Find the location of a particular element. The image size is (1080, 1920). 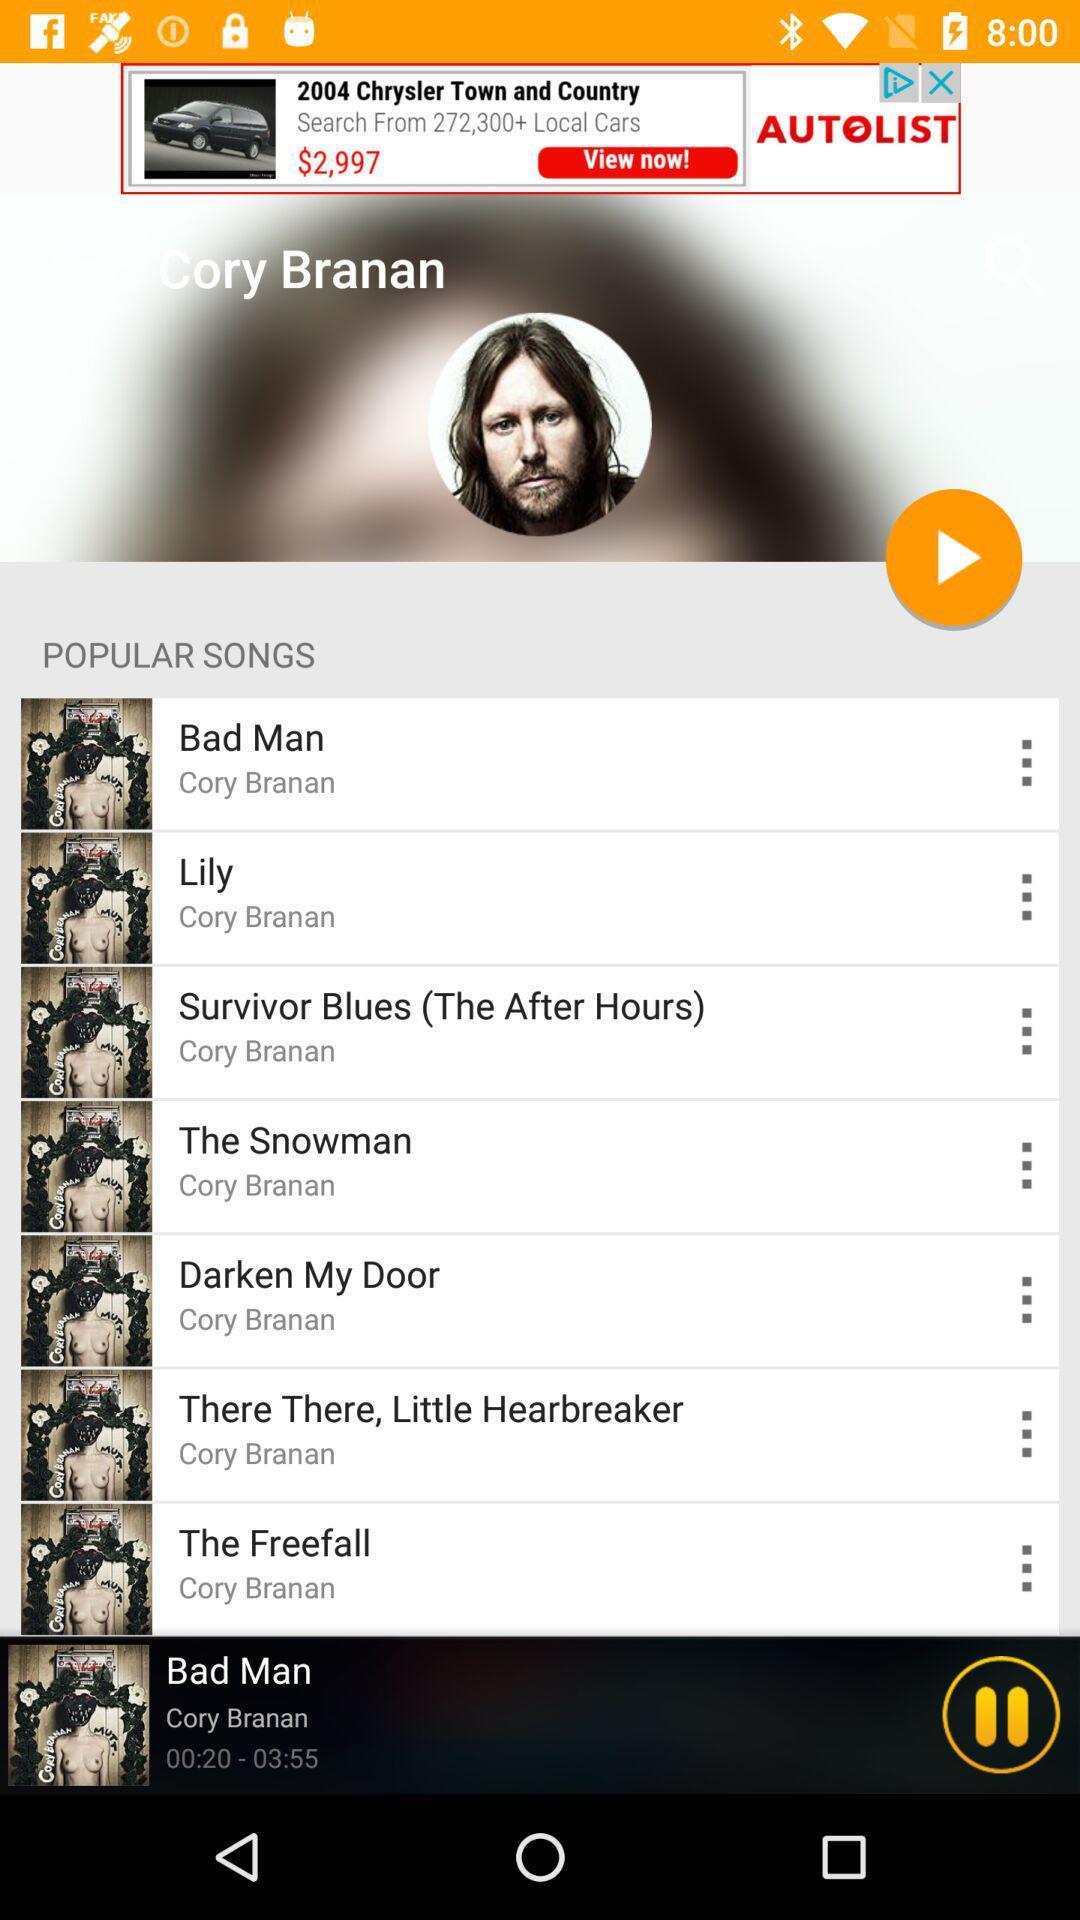

the more icon is located at coordinates (1027, 1433).